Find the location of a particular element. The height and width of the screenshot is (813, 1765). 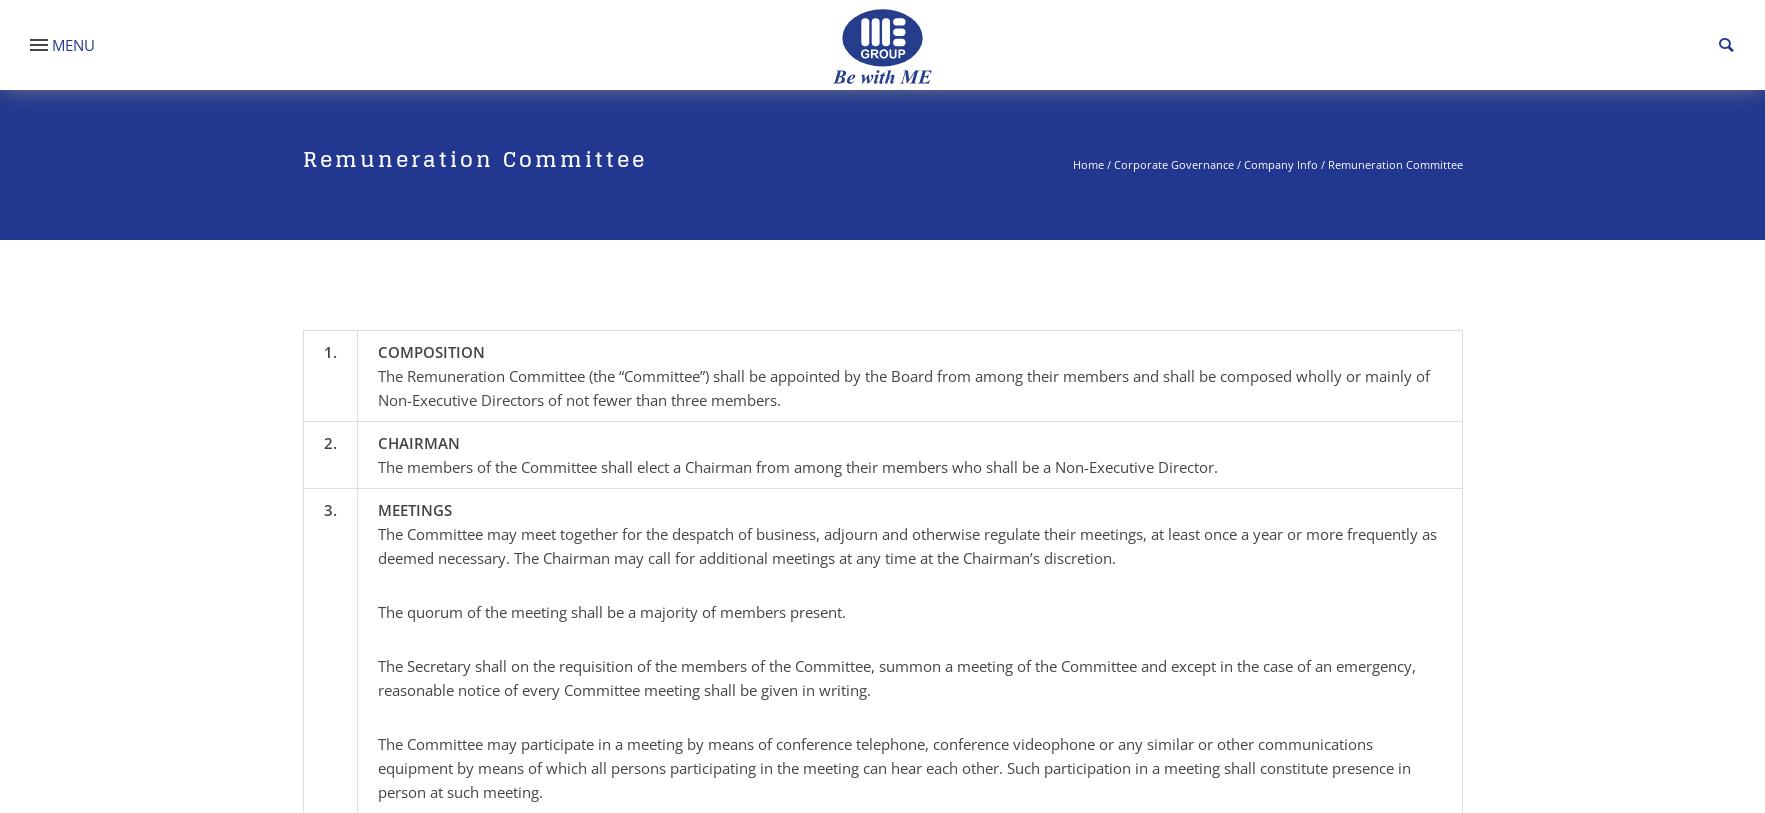

'CHAIRMAN' is located at coordinates (416, 443).